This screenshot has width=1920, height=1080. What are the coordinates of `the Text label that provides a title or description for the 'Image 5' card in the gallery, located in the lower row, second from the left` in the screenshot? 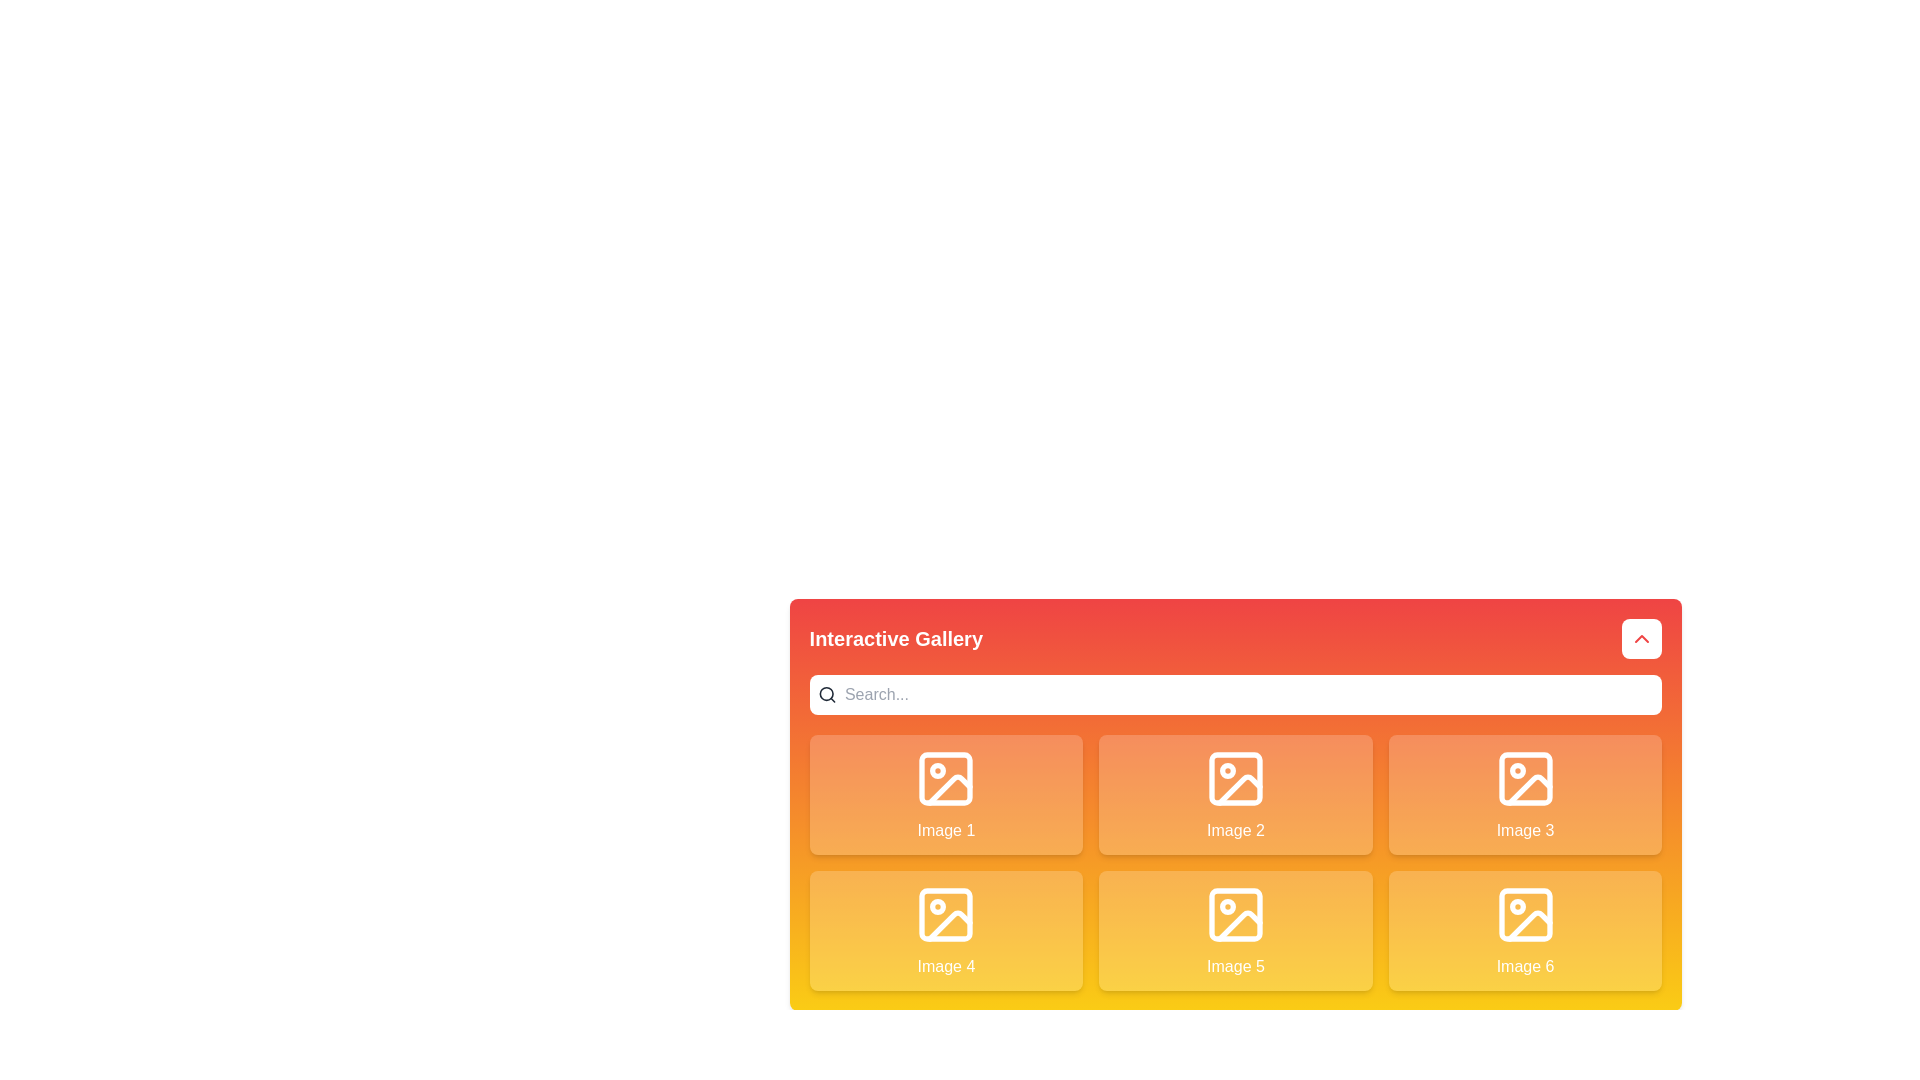 It's located at (1234, 966).